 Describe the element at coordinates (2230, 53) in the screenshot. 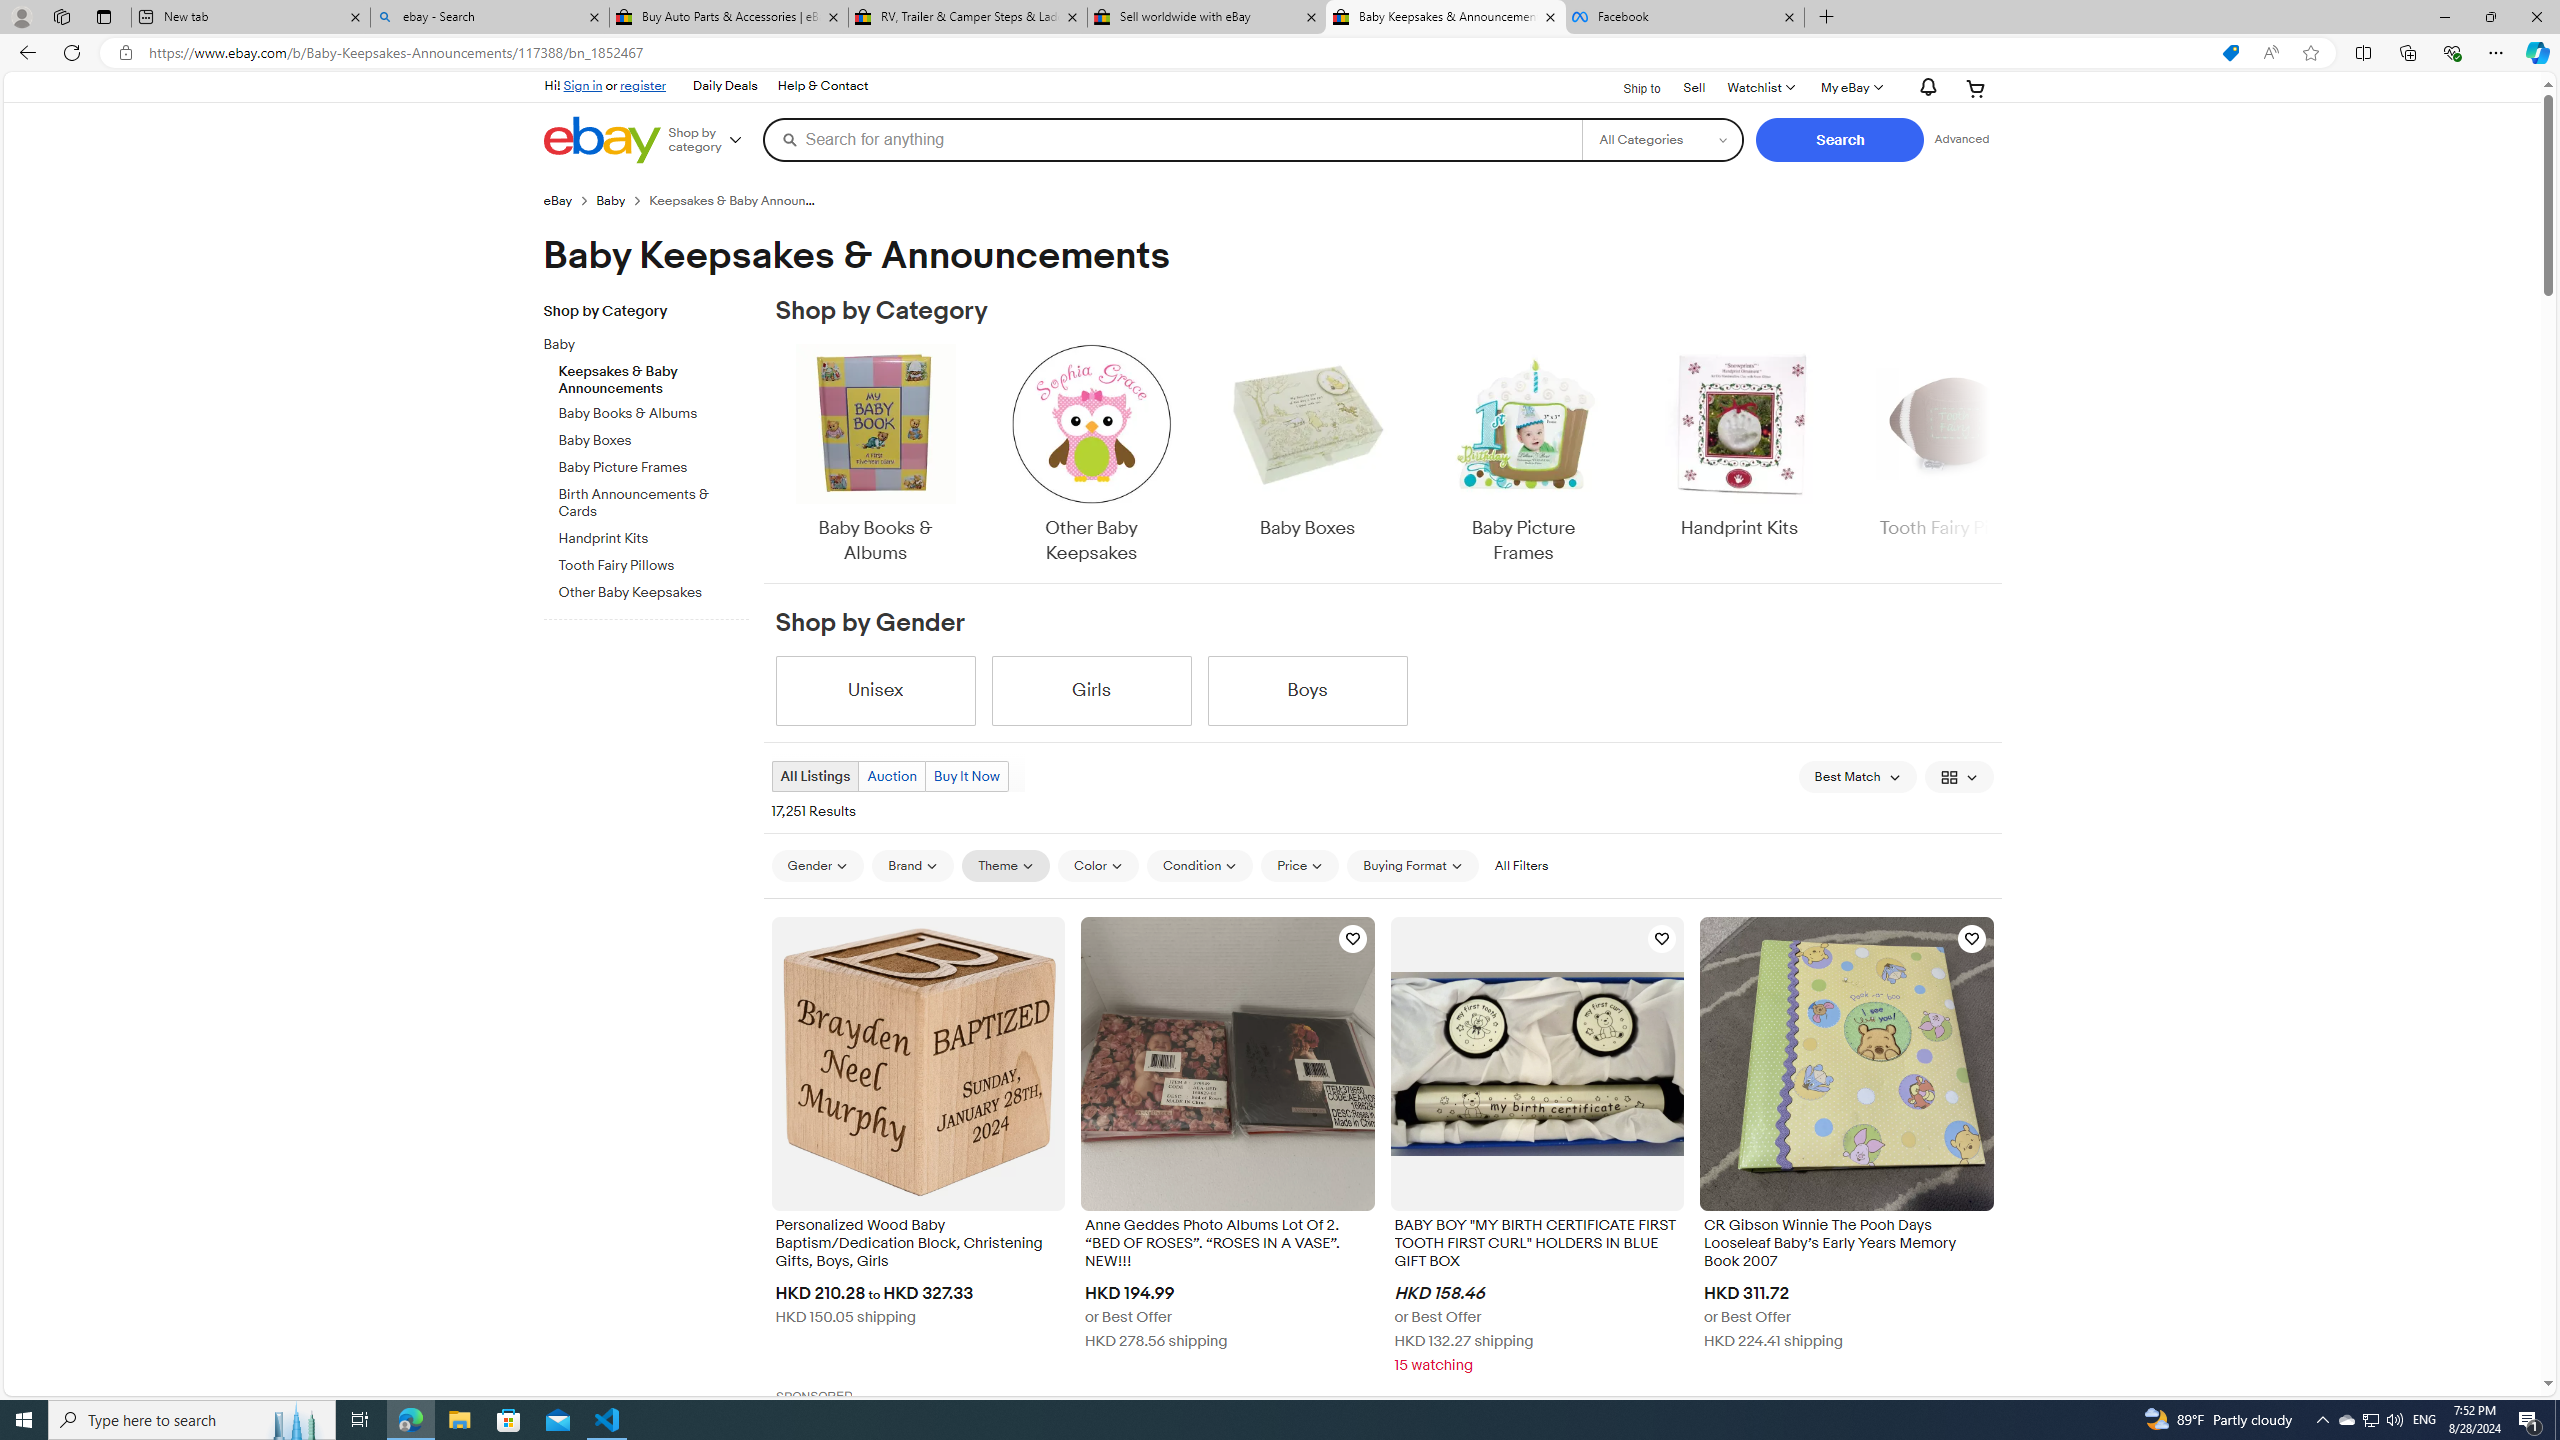

I see `'This site has coupons! Shopping in Microsoft Edge'` at that location.